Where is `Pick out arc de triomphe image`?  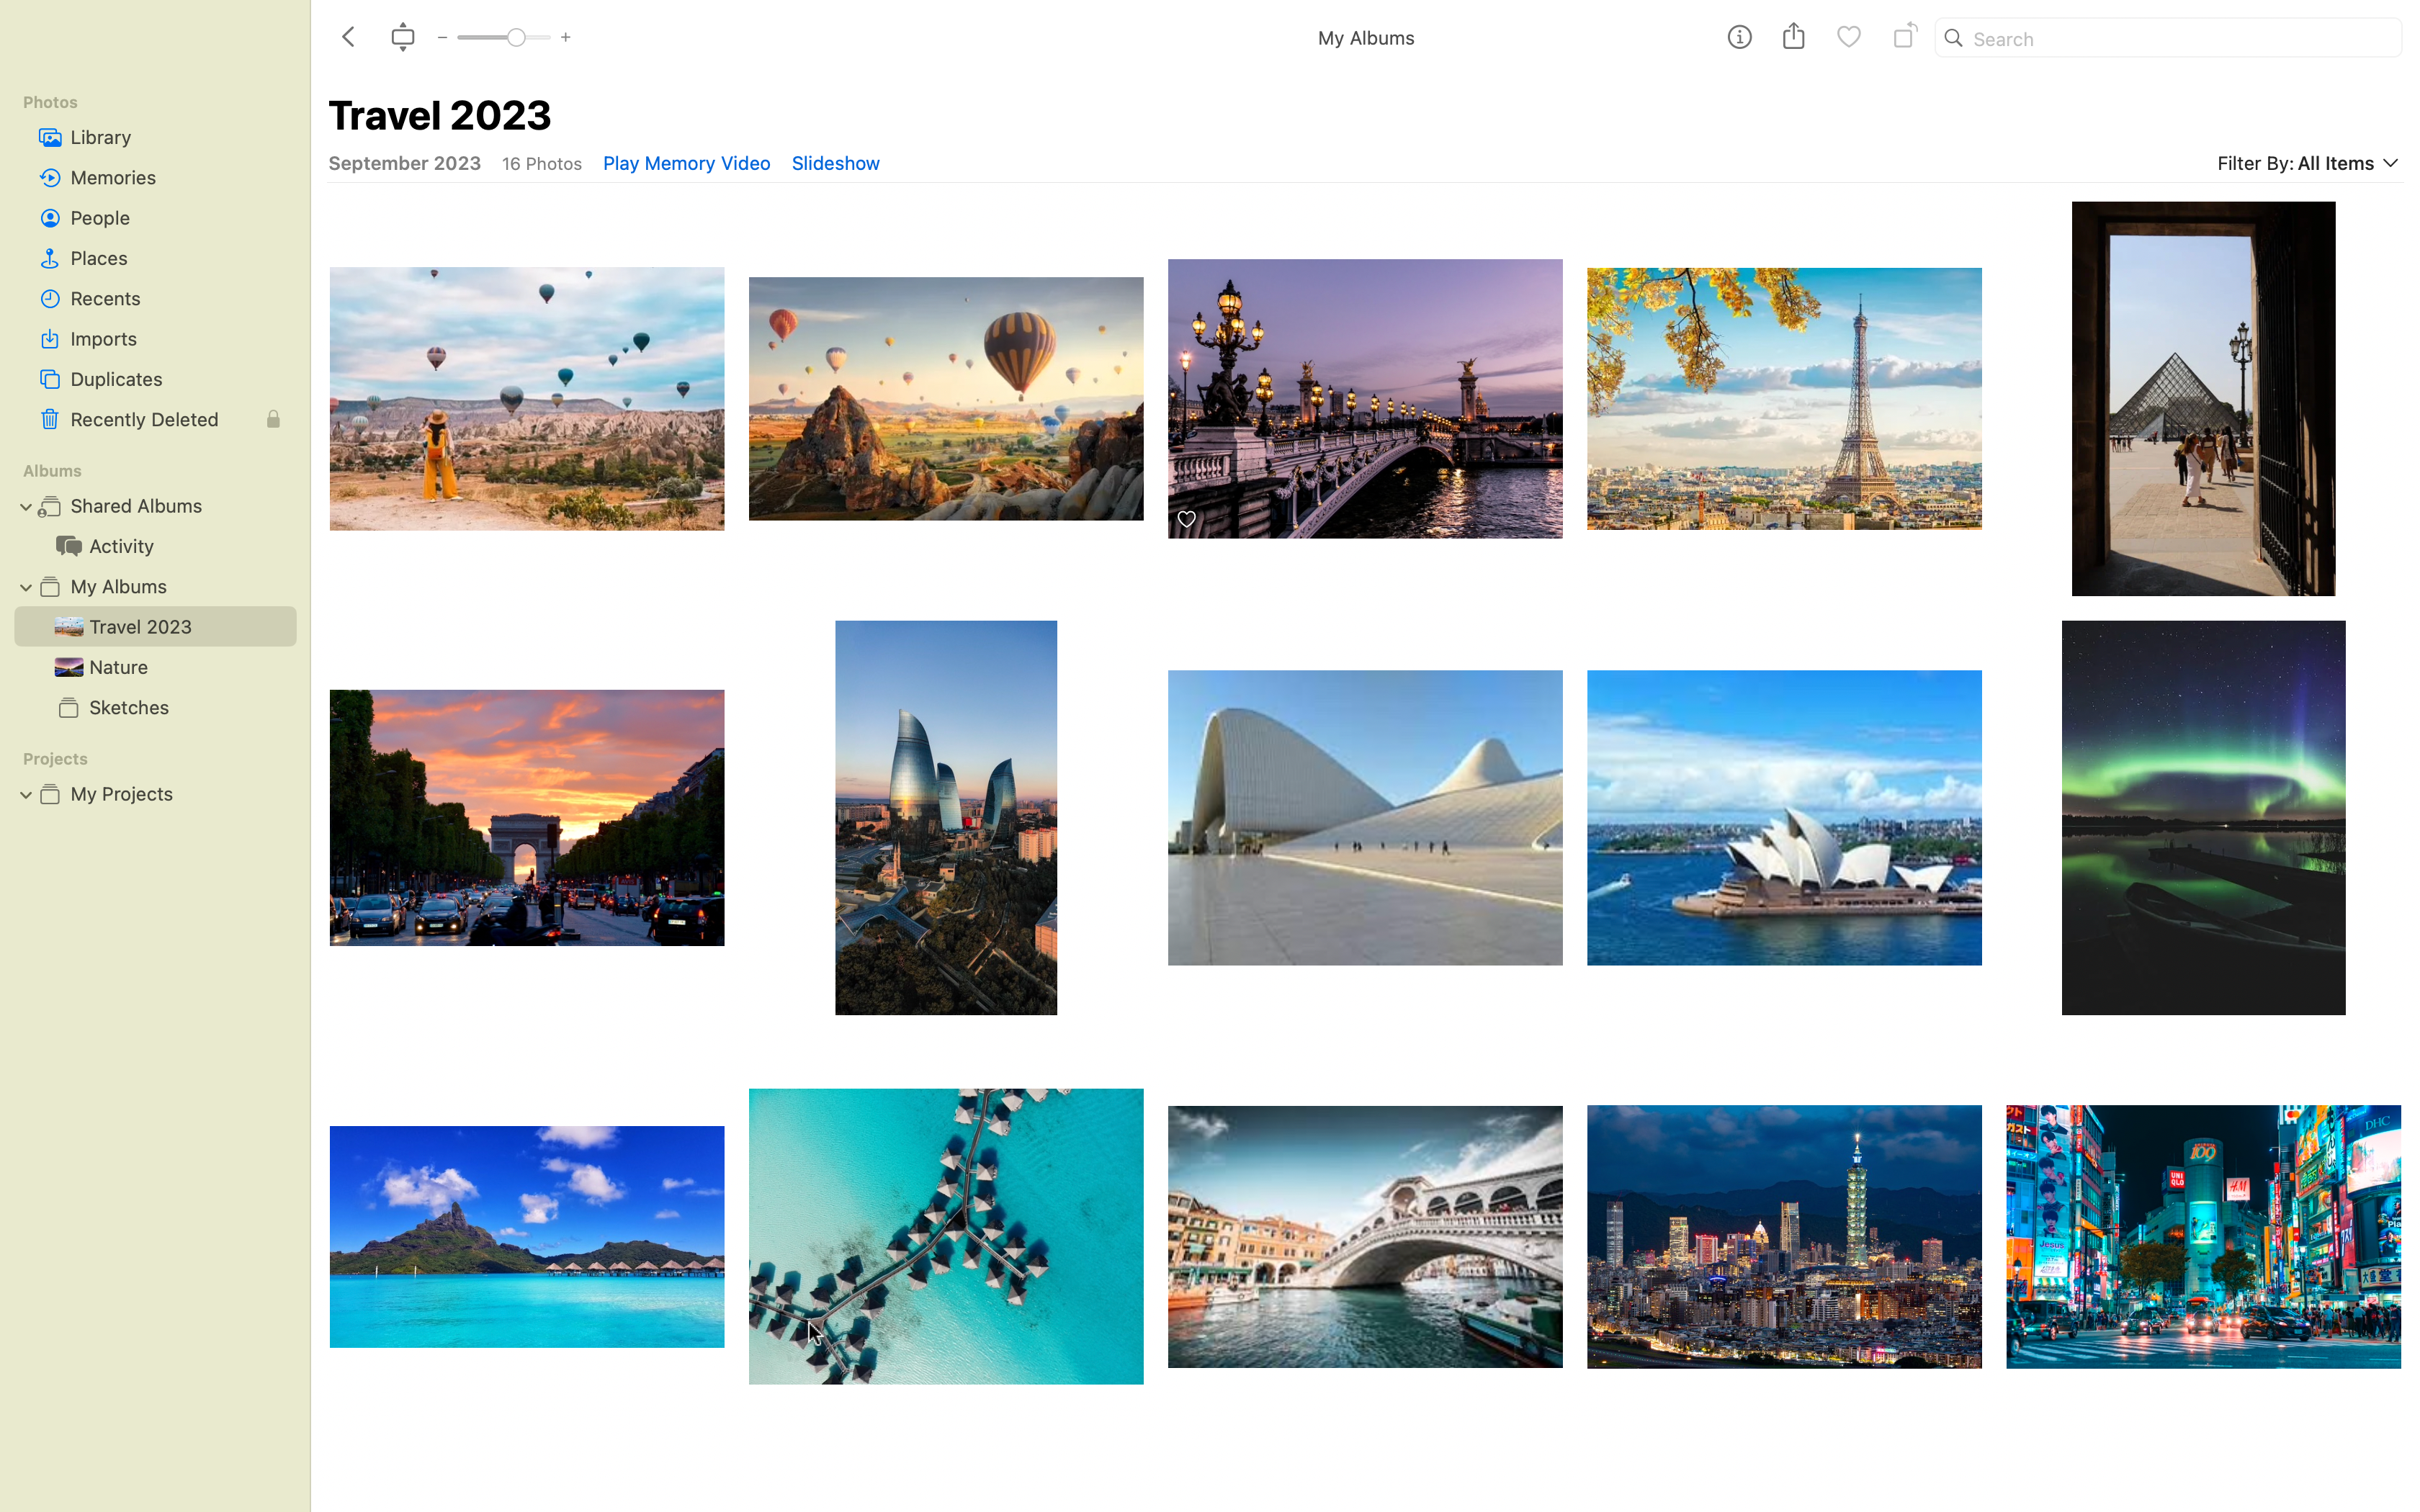
Pick out arc de triomphe image is located at coordinates (523, 818).